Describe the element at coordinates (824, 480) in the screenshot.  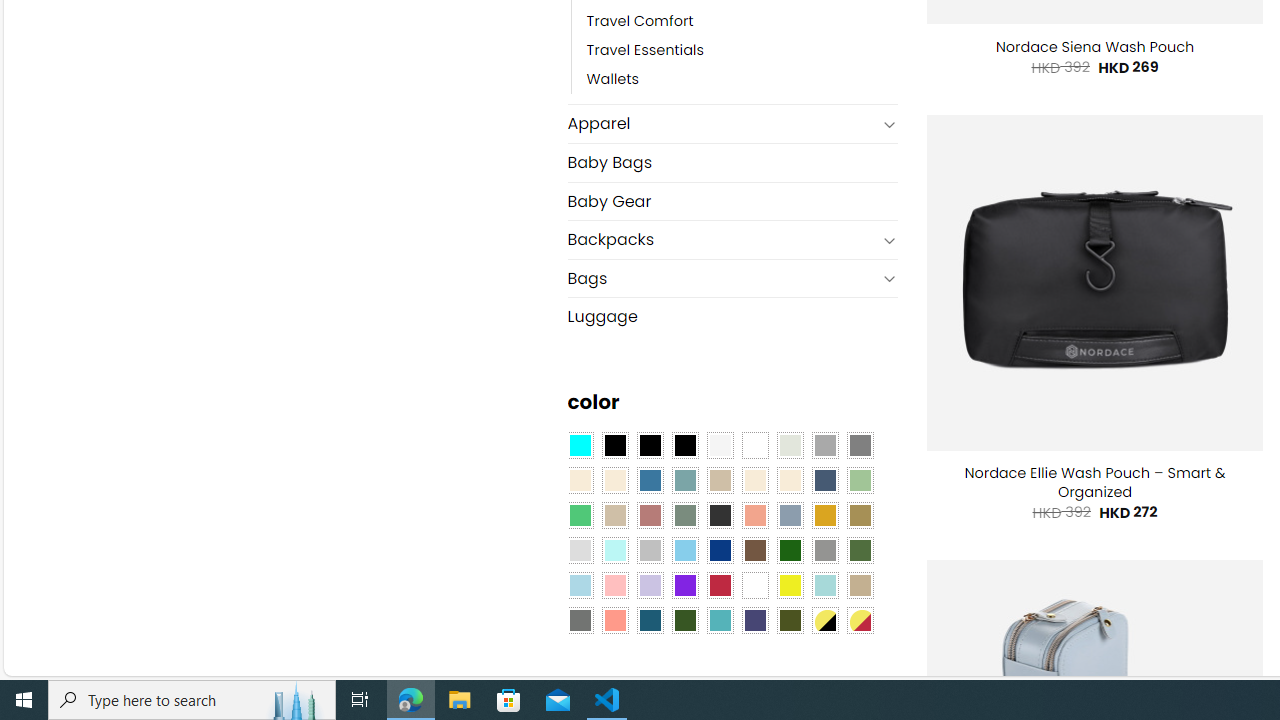
I see `'Hale Navy'` at that location.